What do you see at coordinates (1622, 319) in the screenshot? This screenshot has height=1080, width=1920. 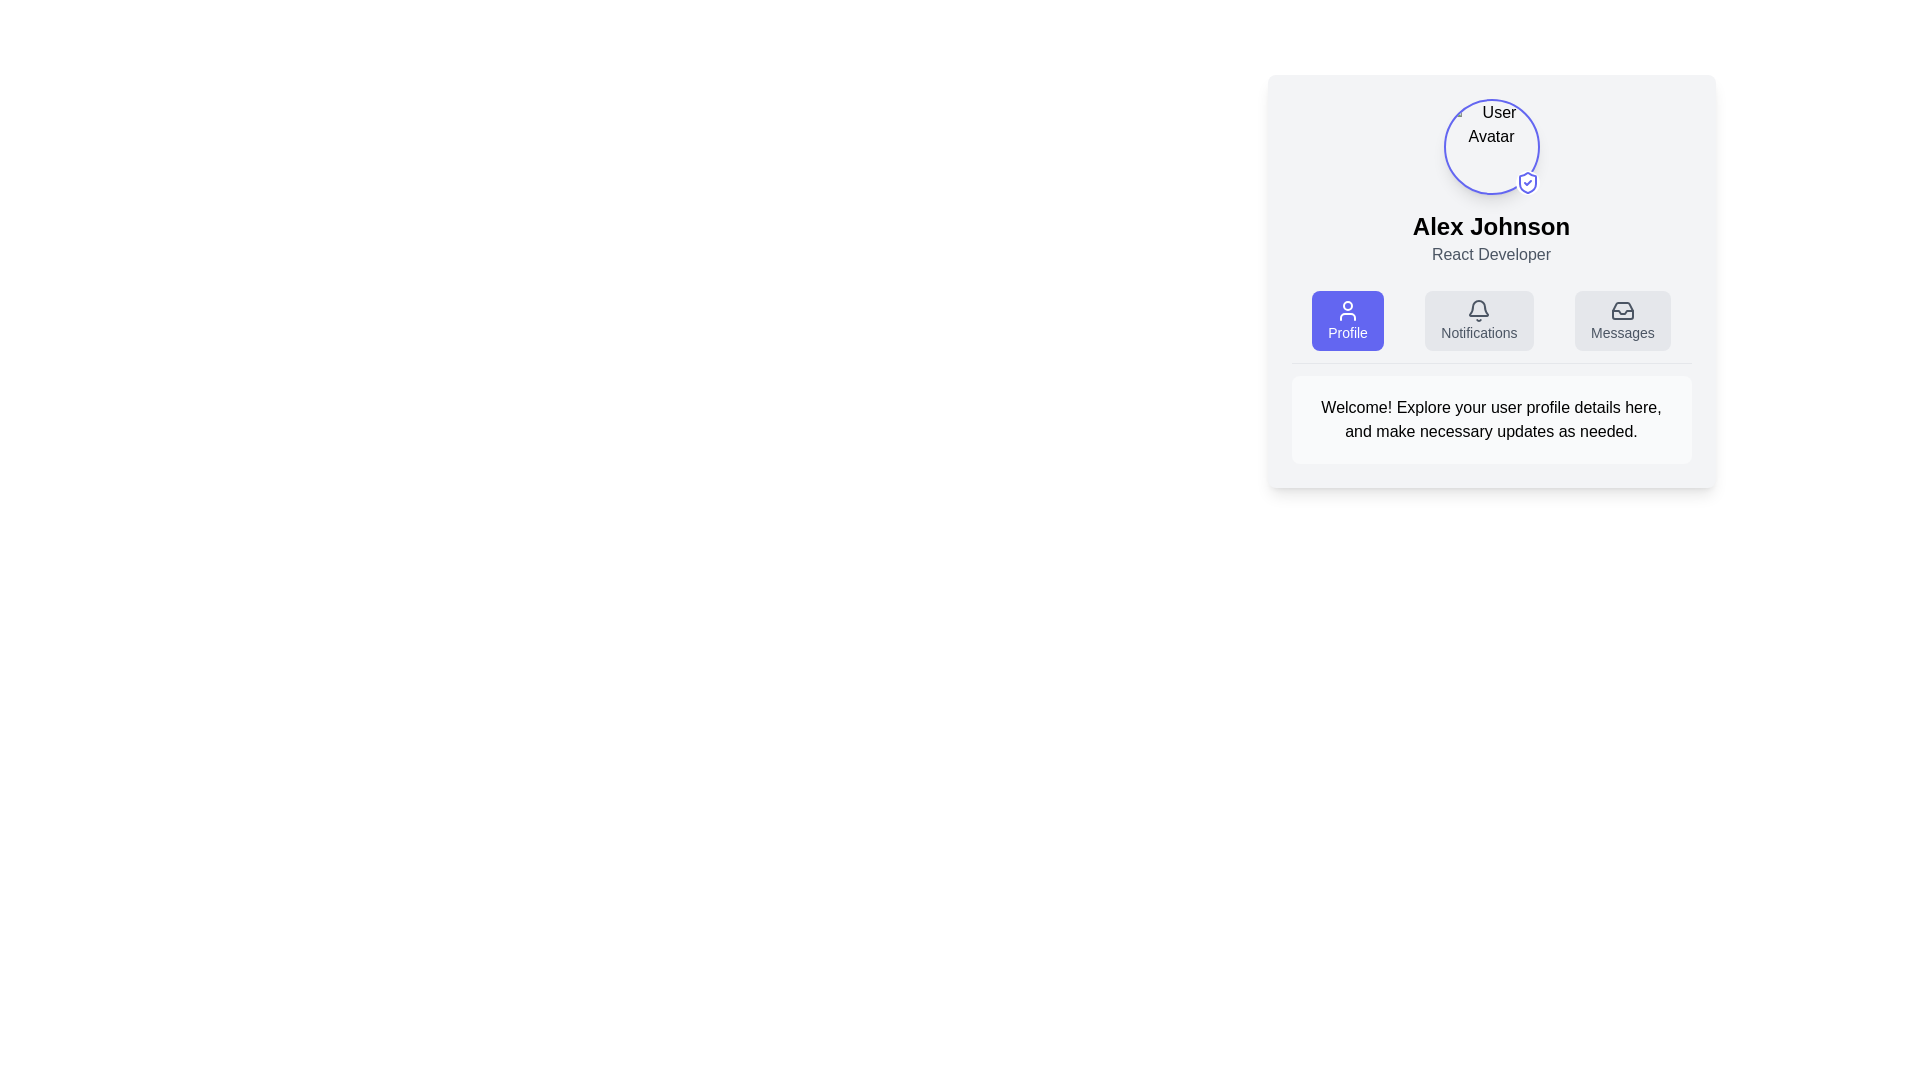 I see `the 'Messages' button, which is a rectangular button with rounded edges, featuring a light gray background and a dark gray inbox icon above the label text 'Messages'` at bounding box center [1622, 319].